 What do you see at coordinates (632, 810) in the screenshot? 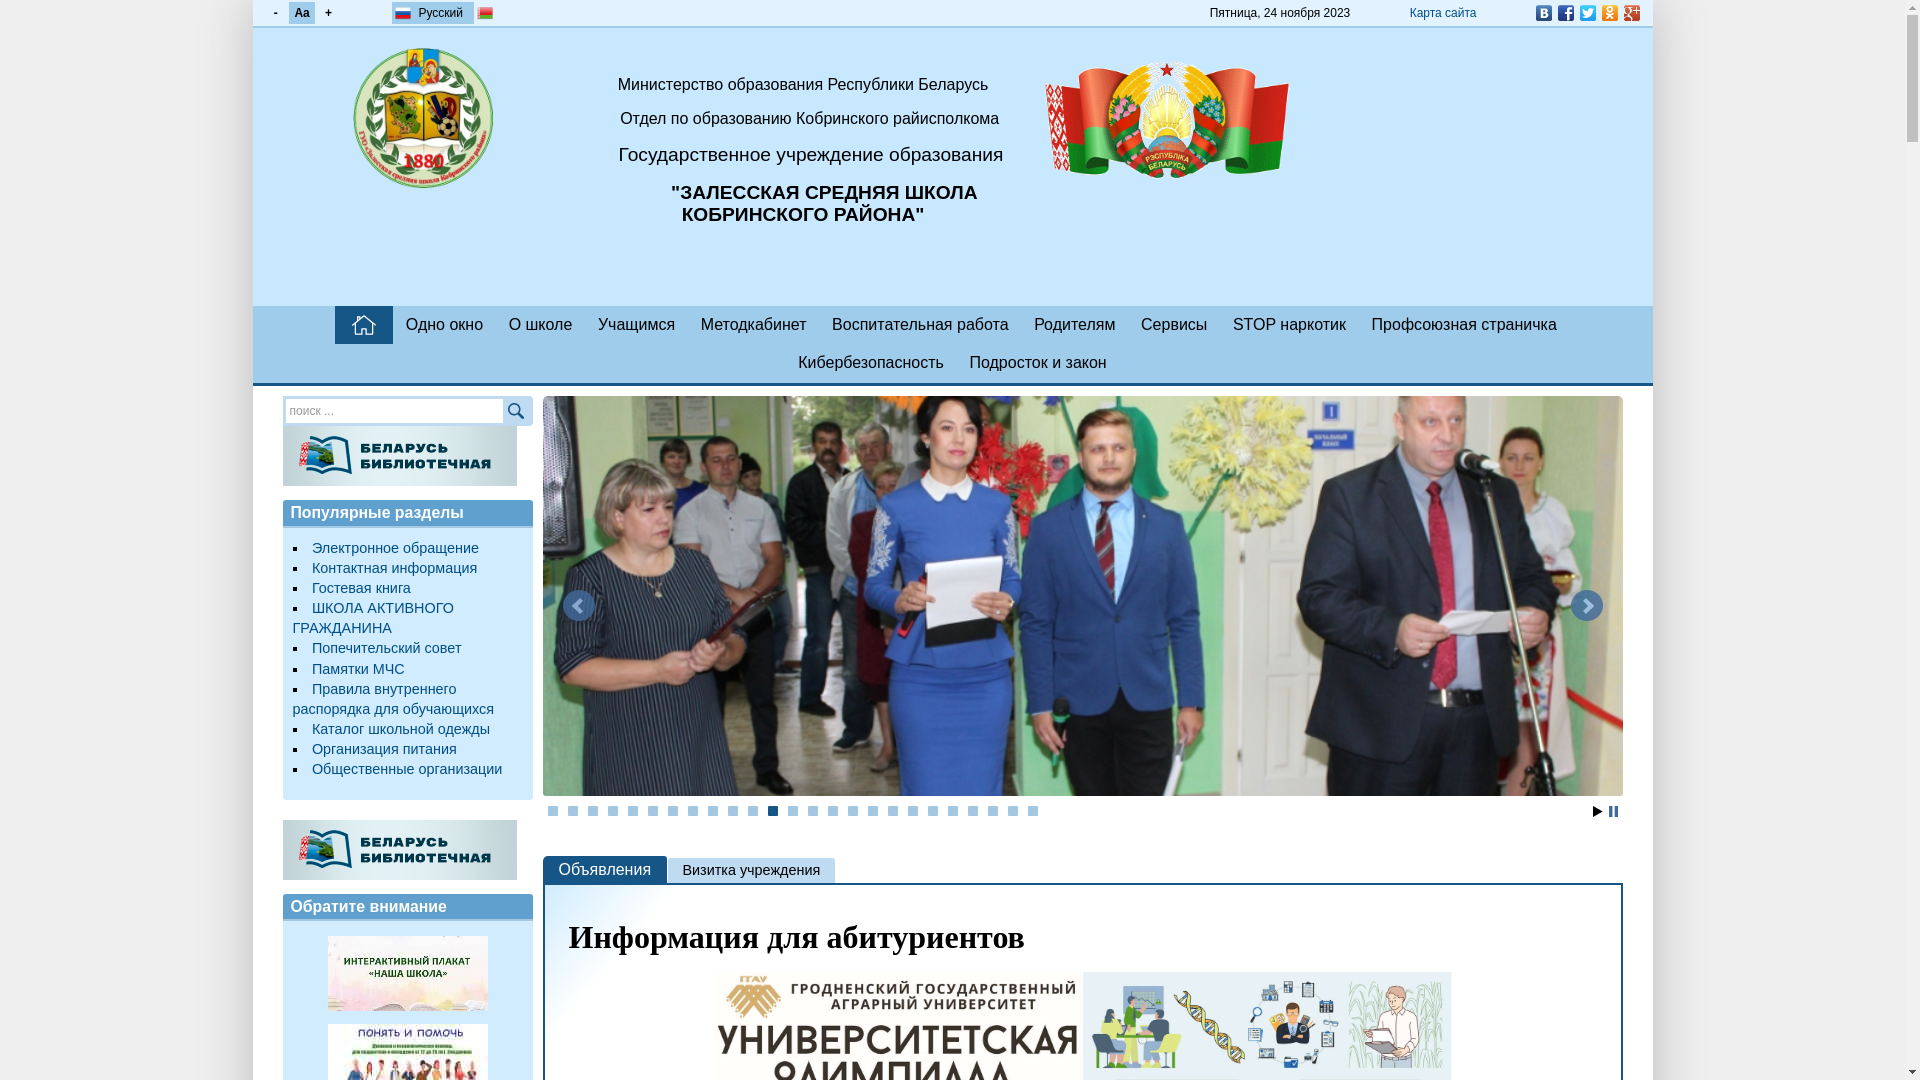
I see `'5'` at bounding box center [632, 810].